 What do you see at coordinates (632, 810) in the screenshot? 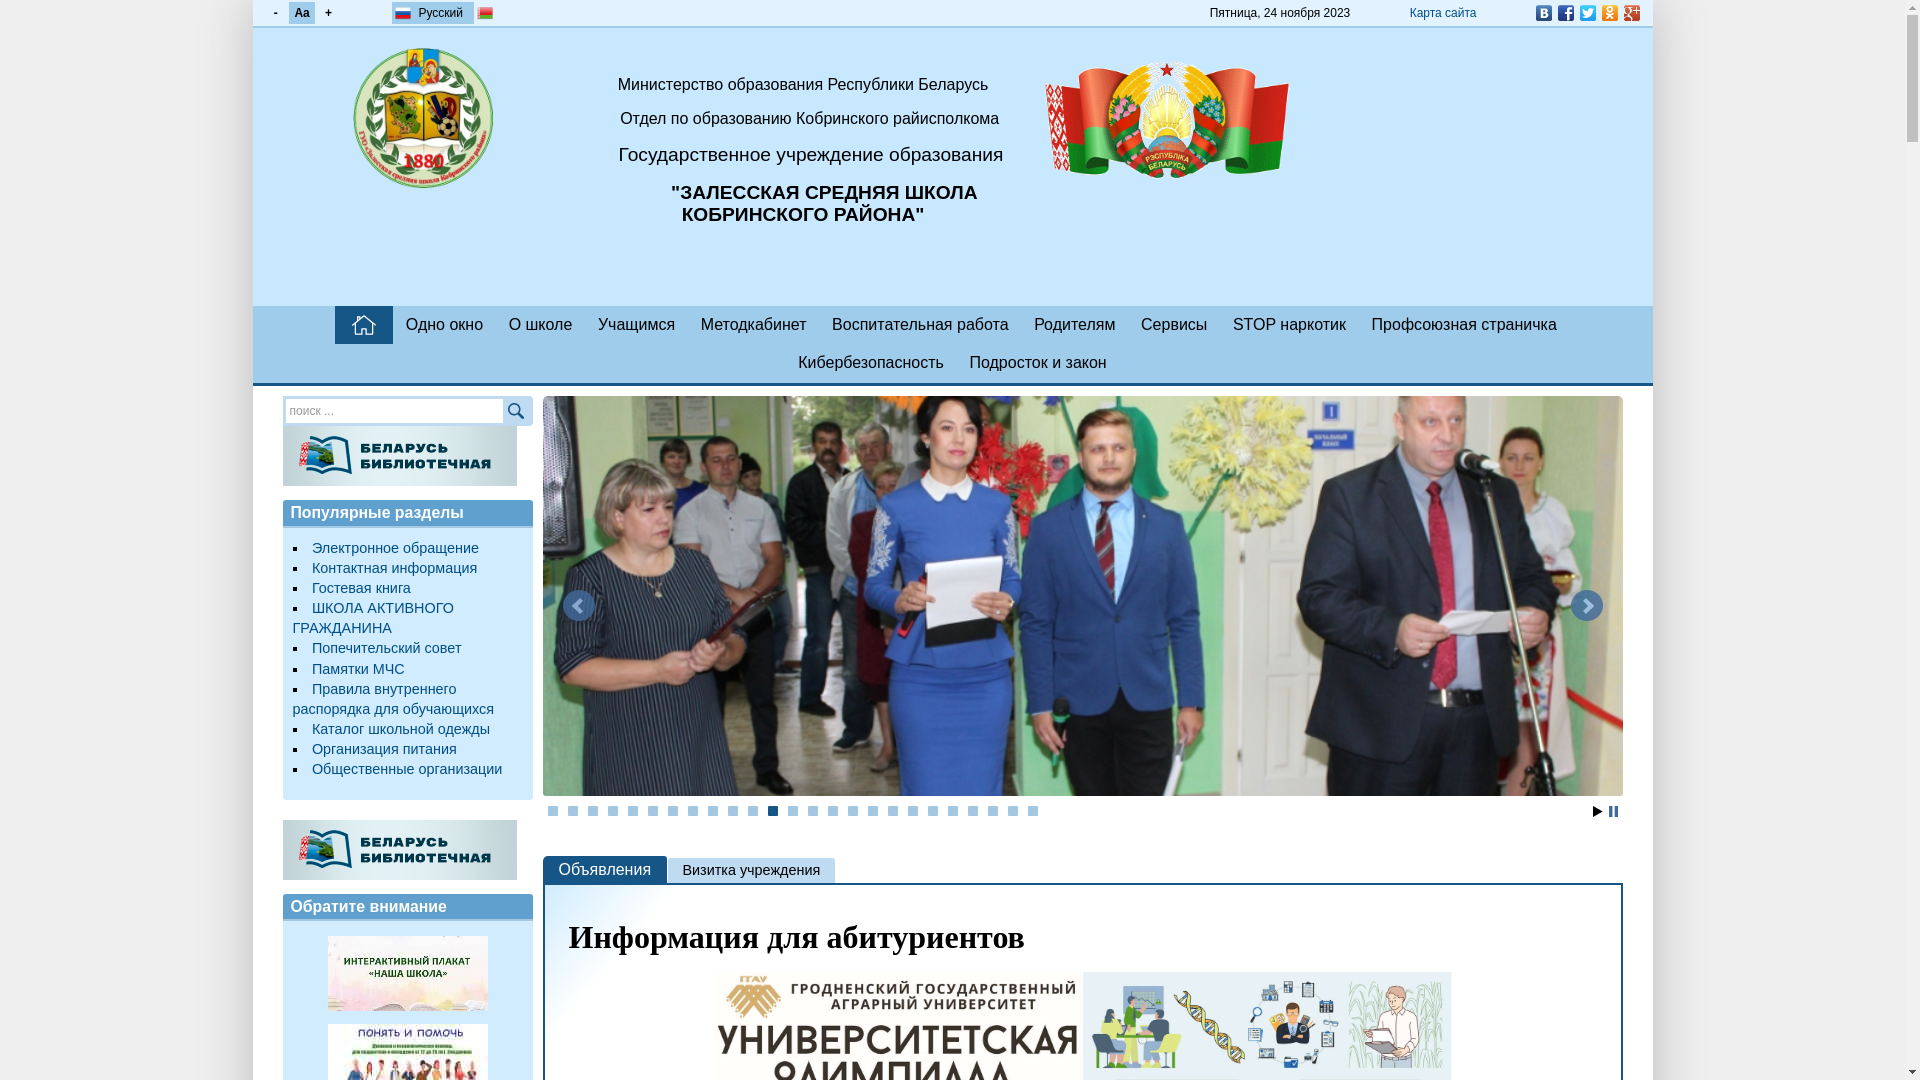
I see `'5'` at bounding box center [632, 810].